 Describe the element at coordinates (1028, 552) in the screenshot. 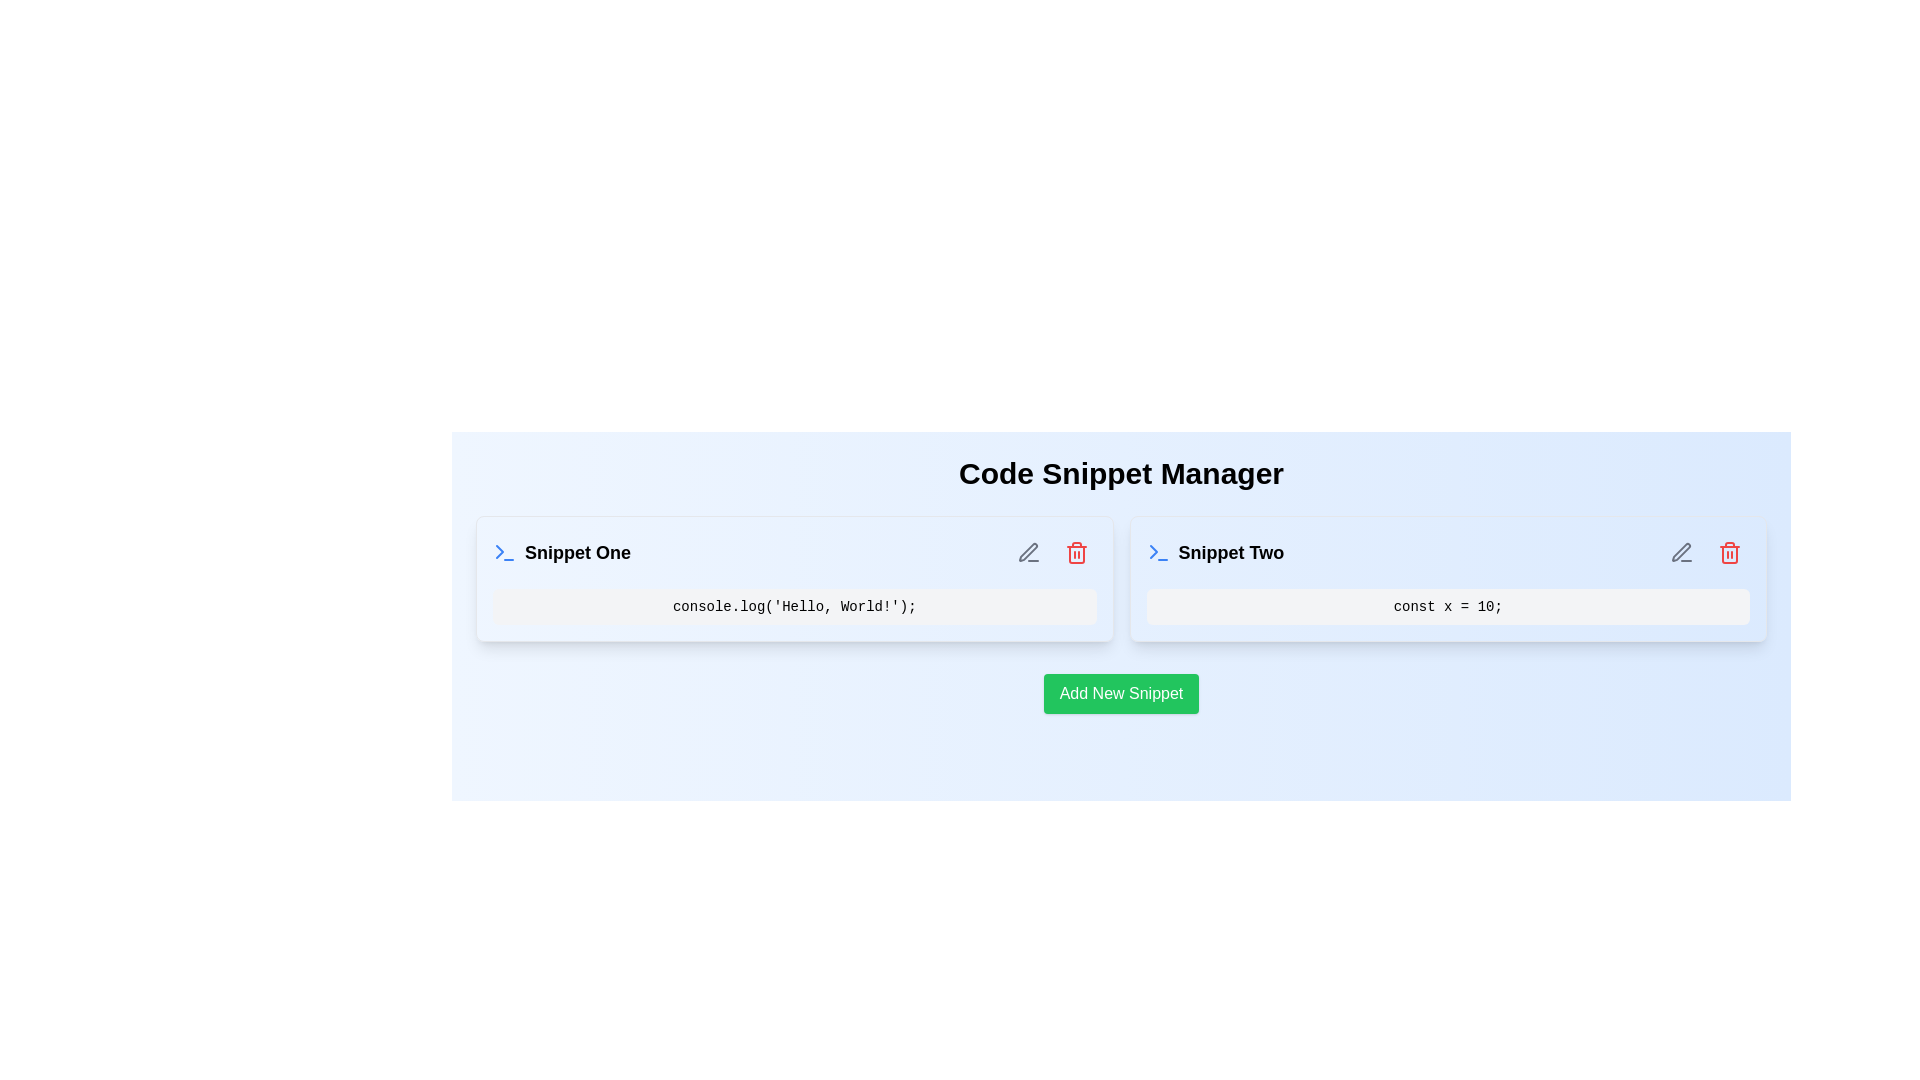

I see `the pen-shaped icon button, which is the first interactive option to the right of the 'Snippet One' item` at that location.